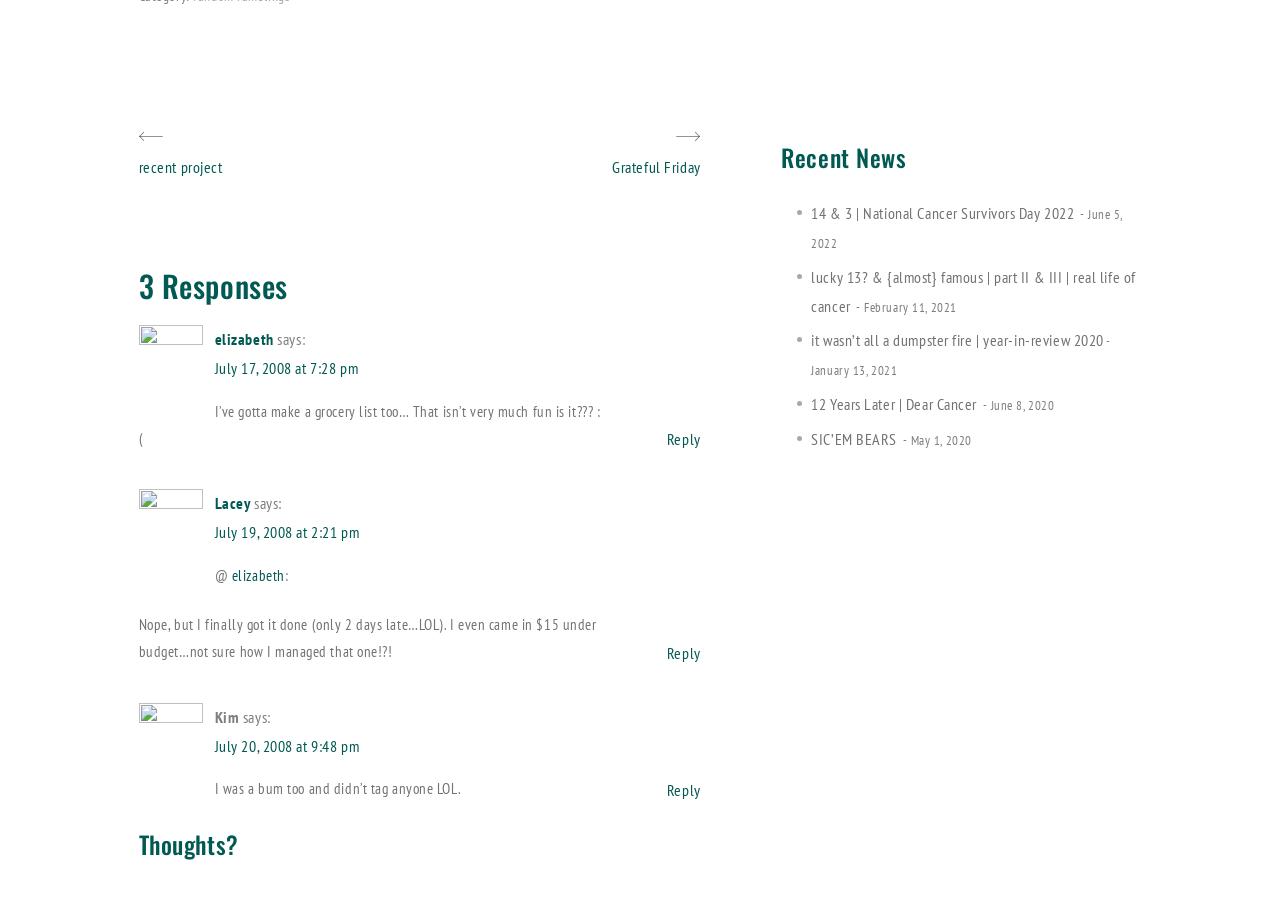  What do you see at coordinates (366, 638) in the screenshot?
I see `'Nope, but I finally got it done (only 2 days late…LOL). I even came in $15 under budget…not sure how I managed that one!?!'` at bounding box center [366, 638].